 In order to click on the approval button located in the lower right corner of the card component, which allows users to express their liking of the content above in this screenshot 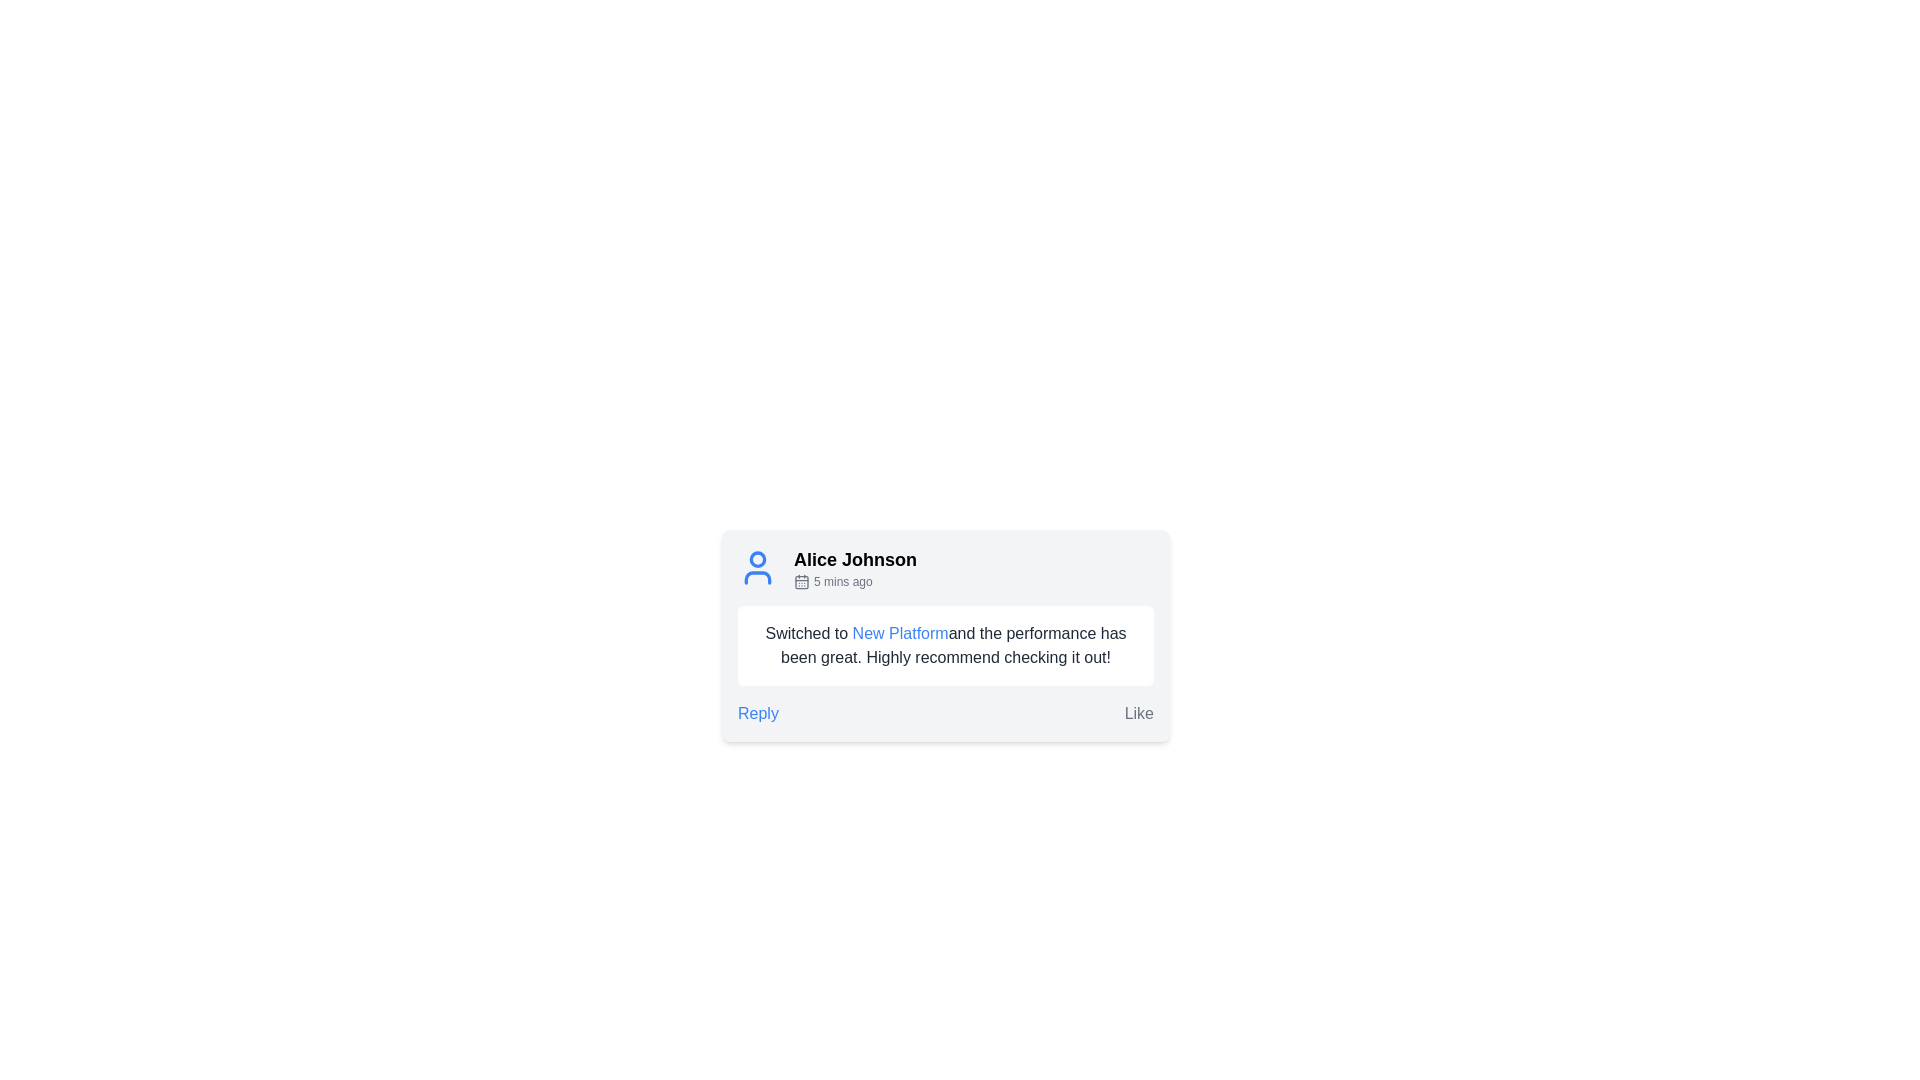, I will do `click(1139, 712)`.